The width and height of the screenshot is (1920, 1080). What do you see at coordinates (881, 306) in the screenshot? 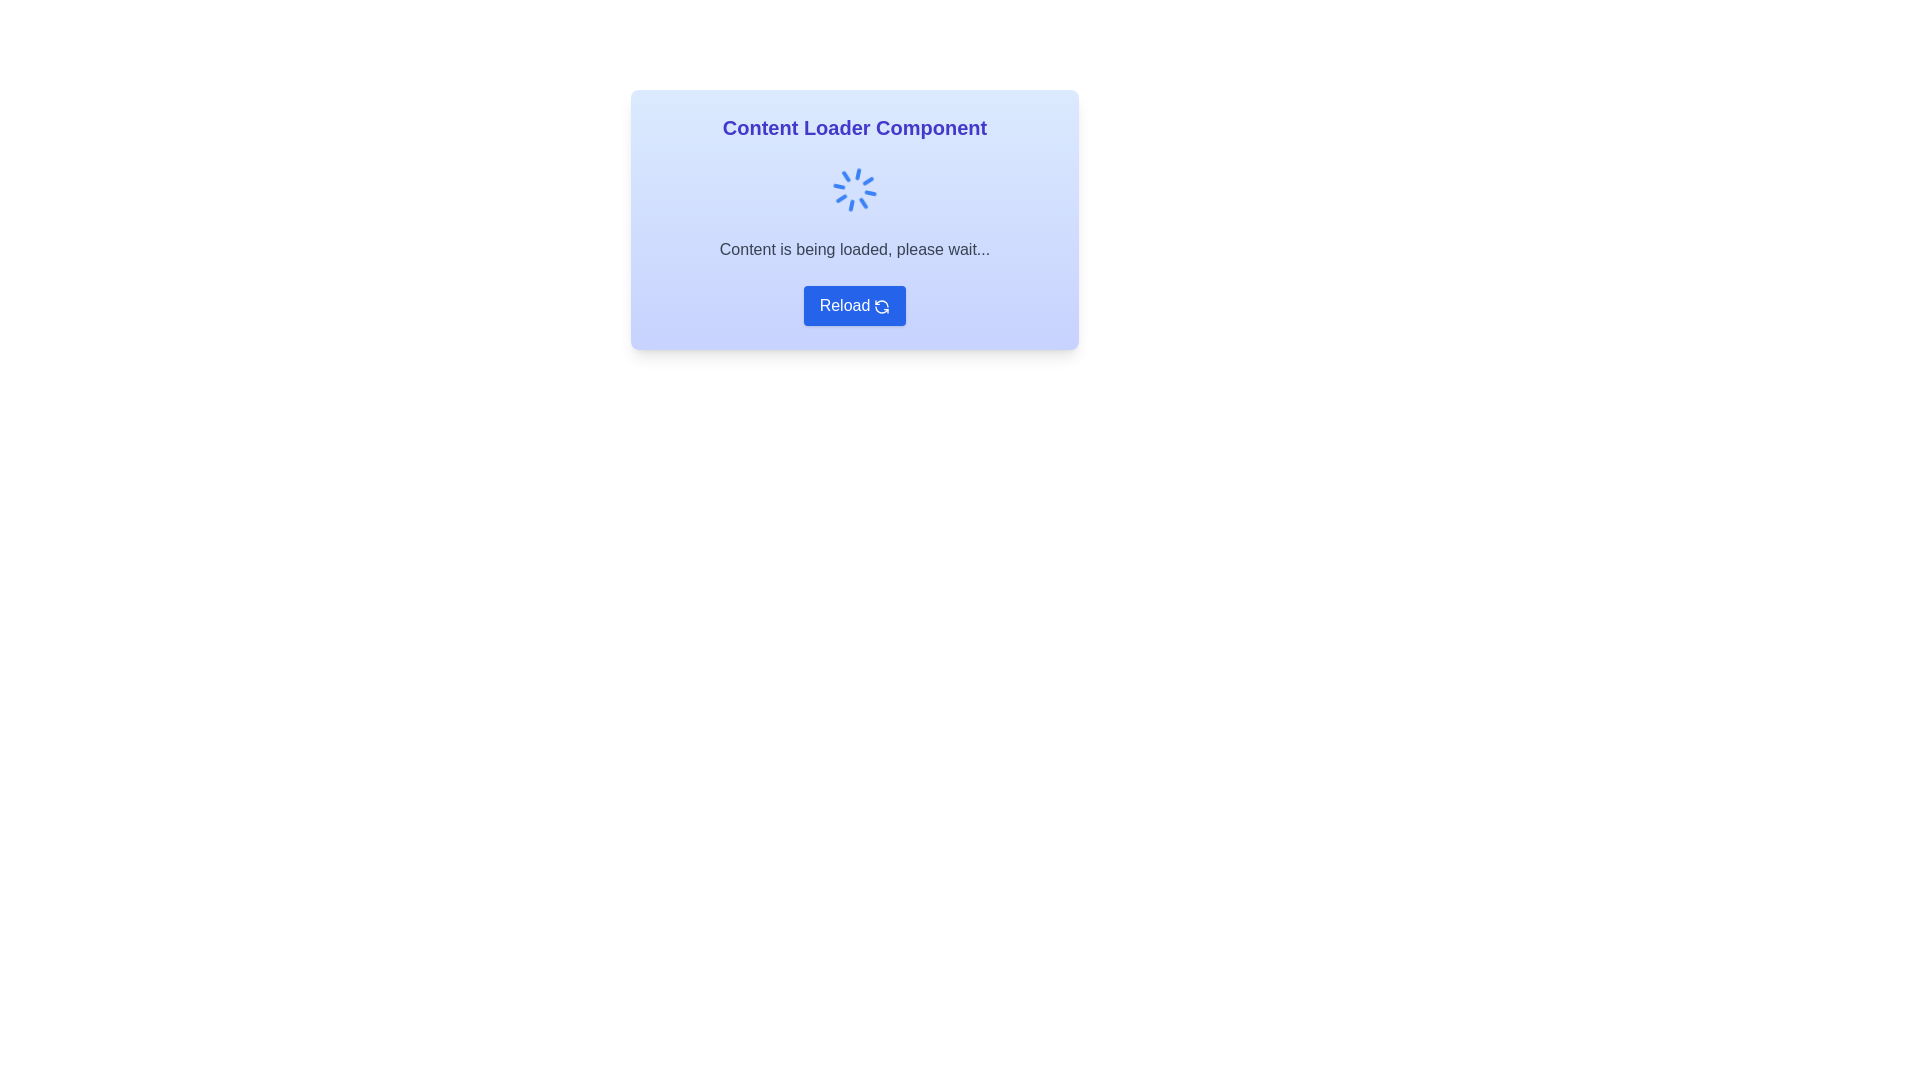
I see `the reload icon within the blue 'Reload' button, which is located to the right of the text 'Reload'` at bounding box center [881, 306].